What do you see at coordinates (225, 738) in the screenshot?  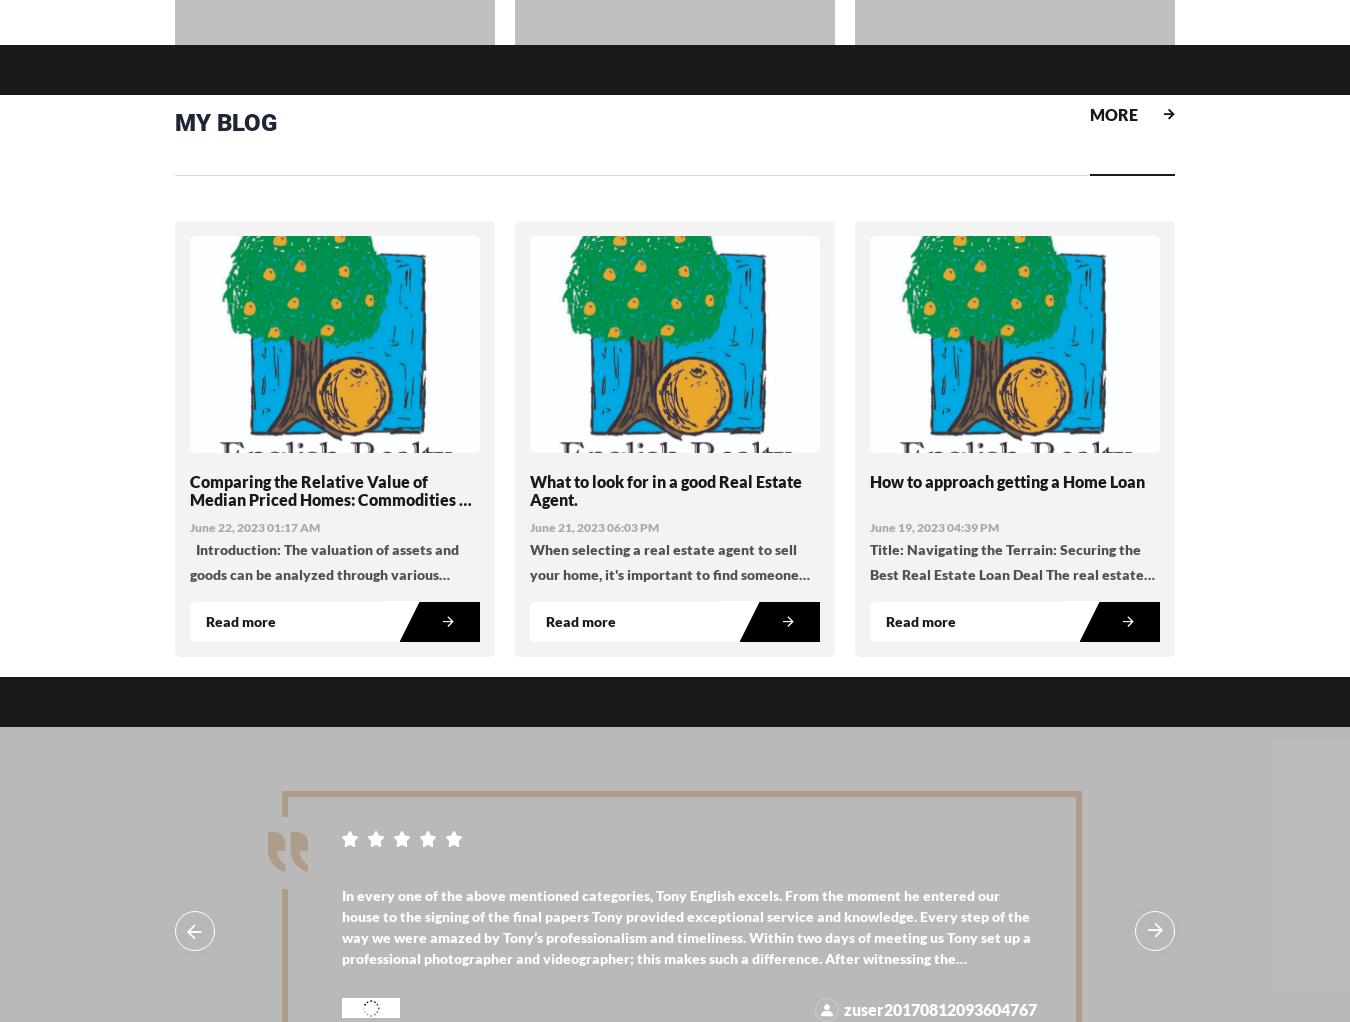 I see `'REVIEWS'` at bounding box center [225, 738].